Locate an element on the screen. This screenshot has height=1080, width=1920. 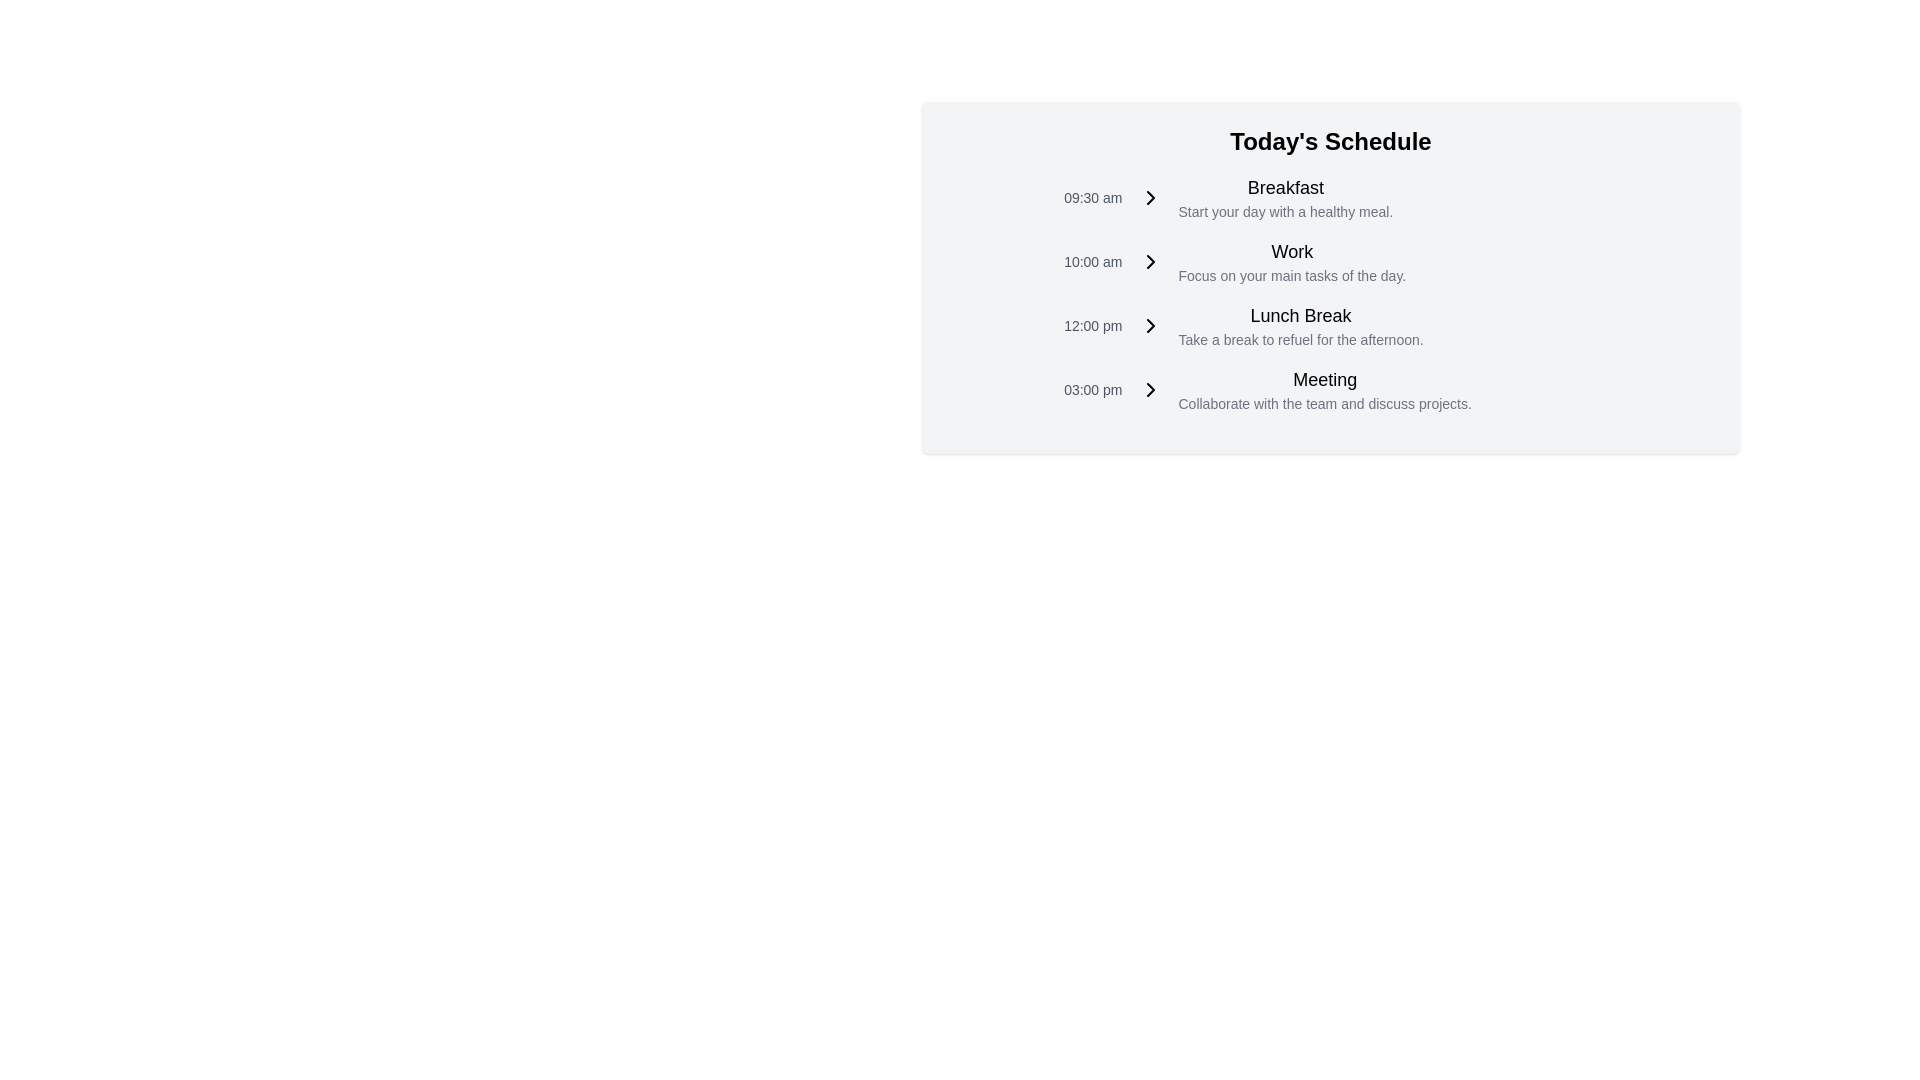
the text label titled 'Meeting' which denotes the title of an event in the schedule, located under the 03:00 pm time slot is located at coordinates (1325, 380).